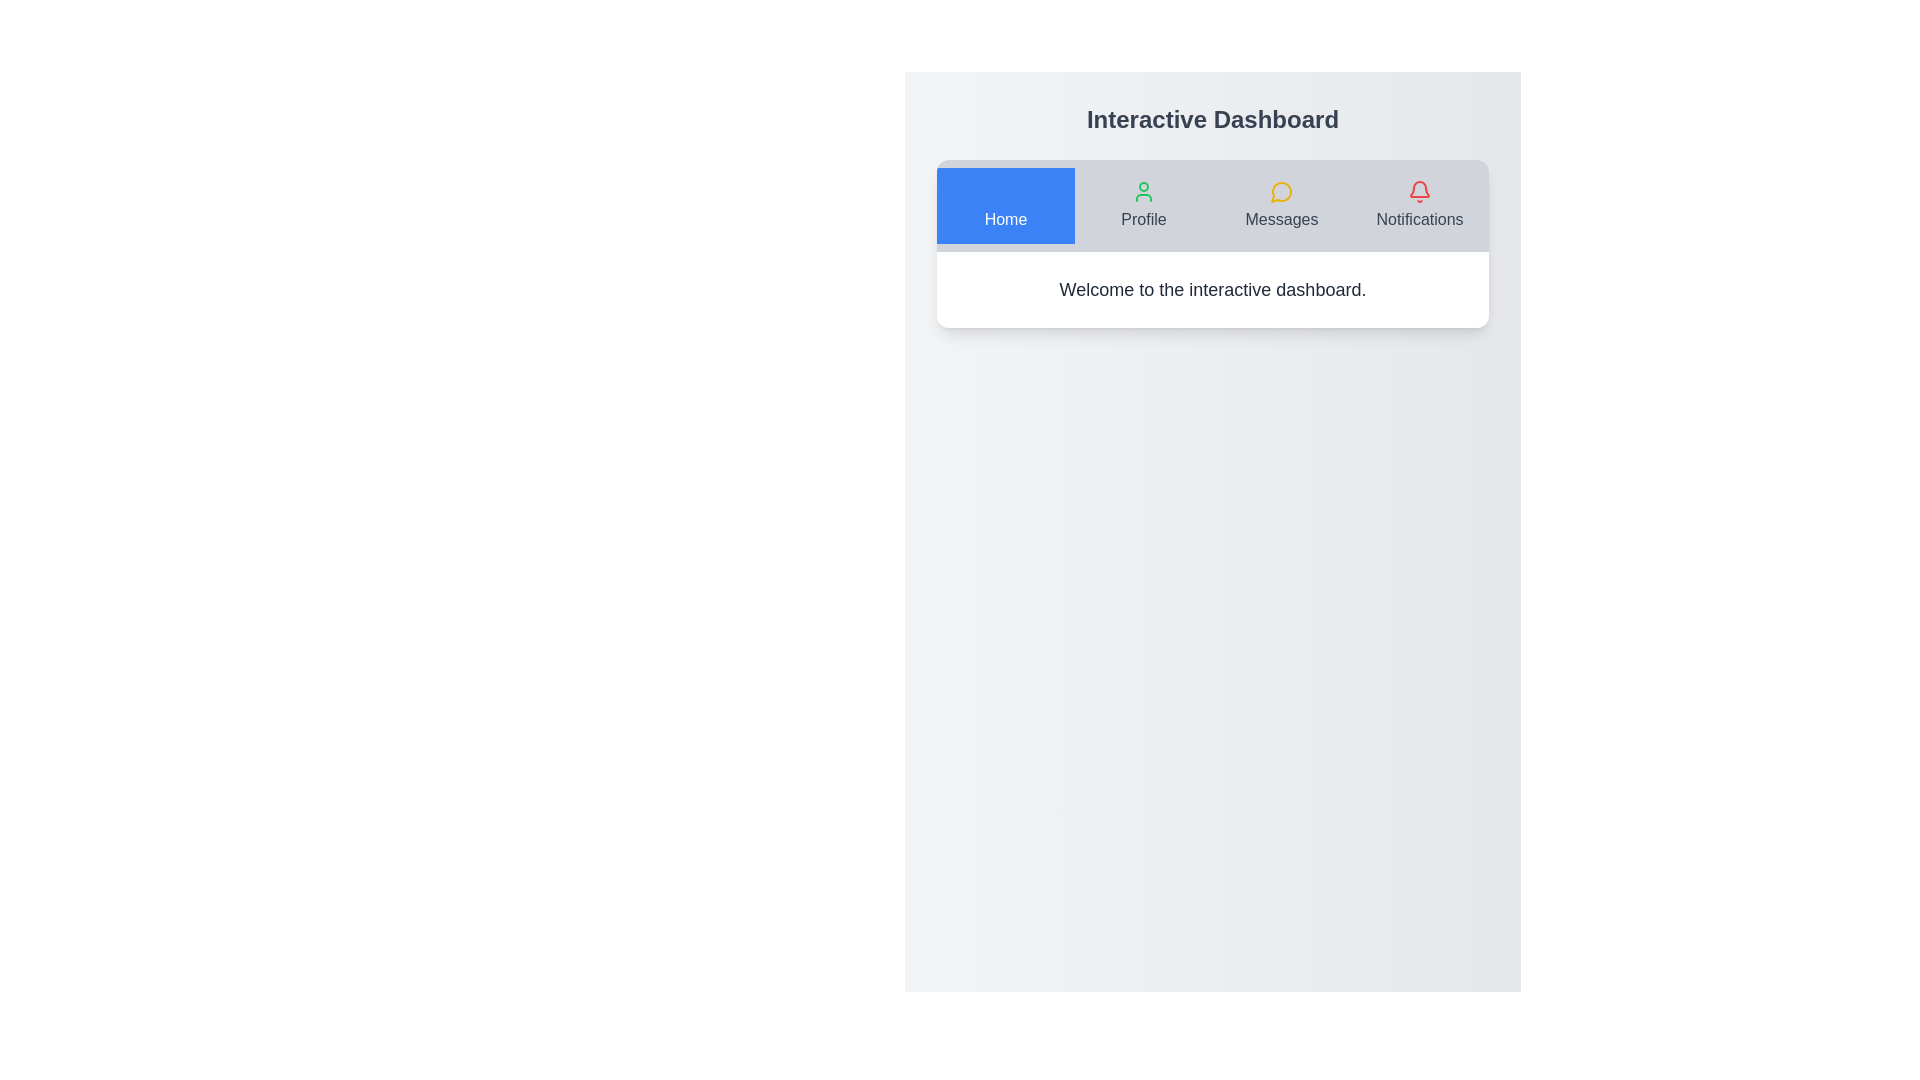 The height and width of the screenshot is (1080, 1920). I want to click on the 'Home' text label, which is part of the navigation menu, displayed in white font on a blue background, so click(1006, 219).